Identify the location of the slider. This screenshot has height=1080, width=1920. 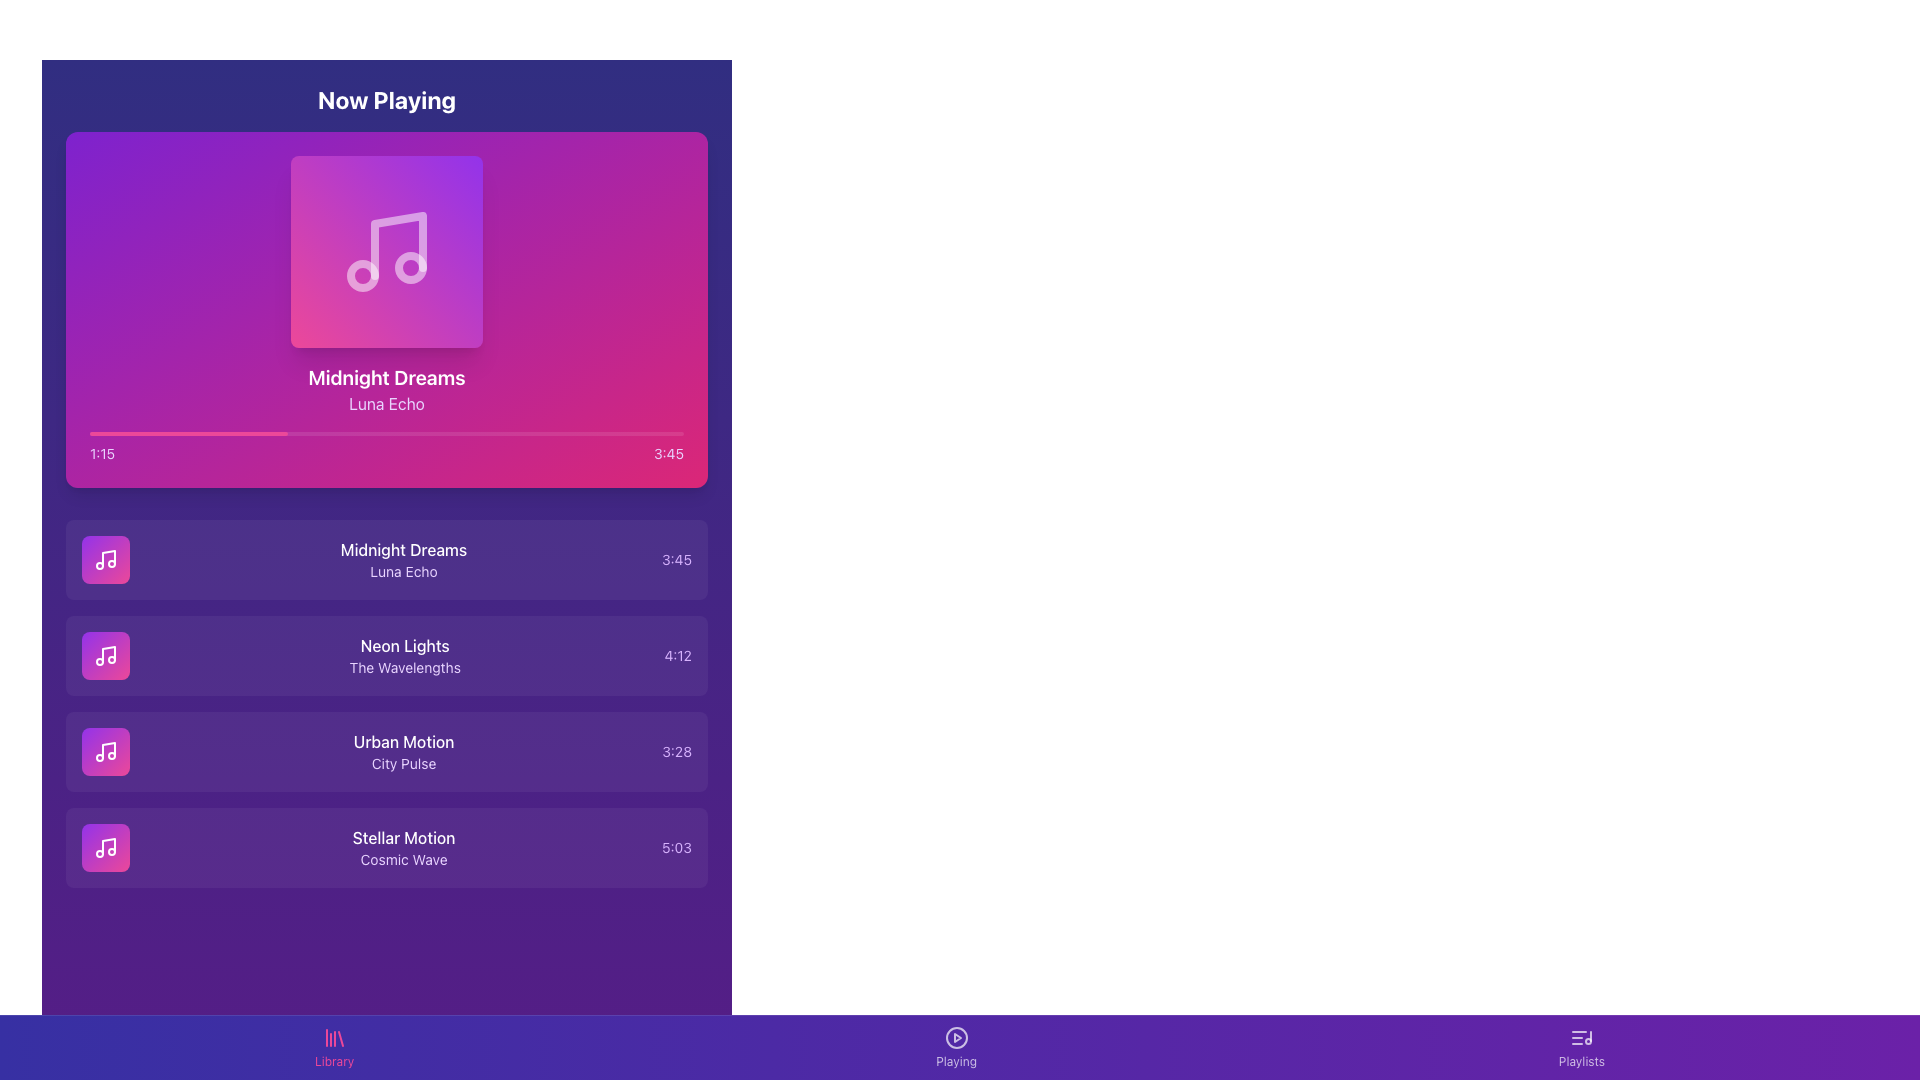
(499, 433).